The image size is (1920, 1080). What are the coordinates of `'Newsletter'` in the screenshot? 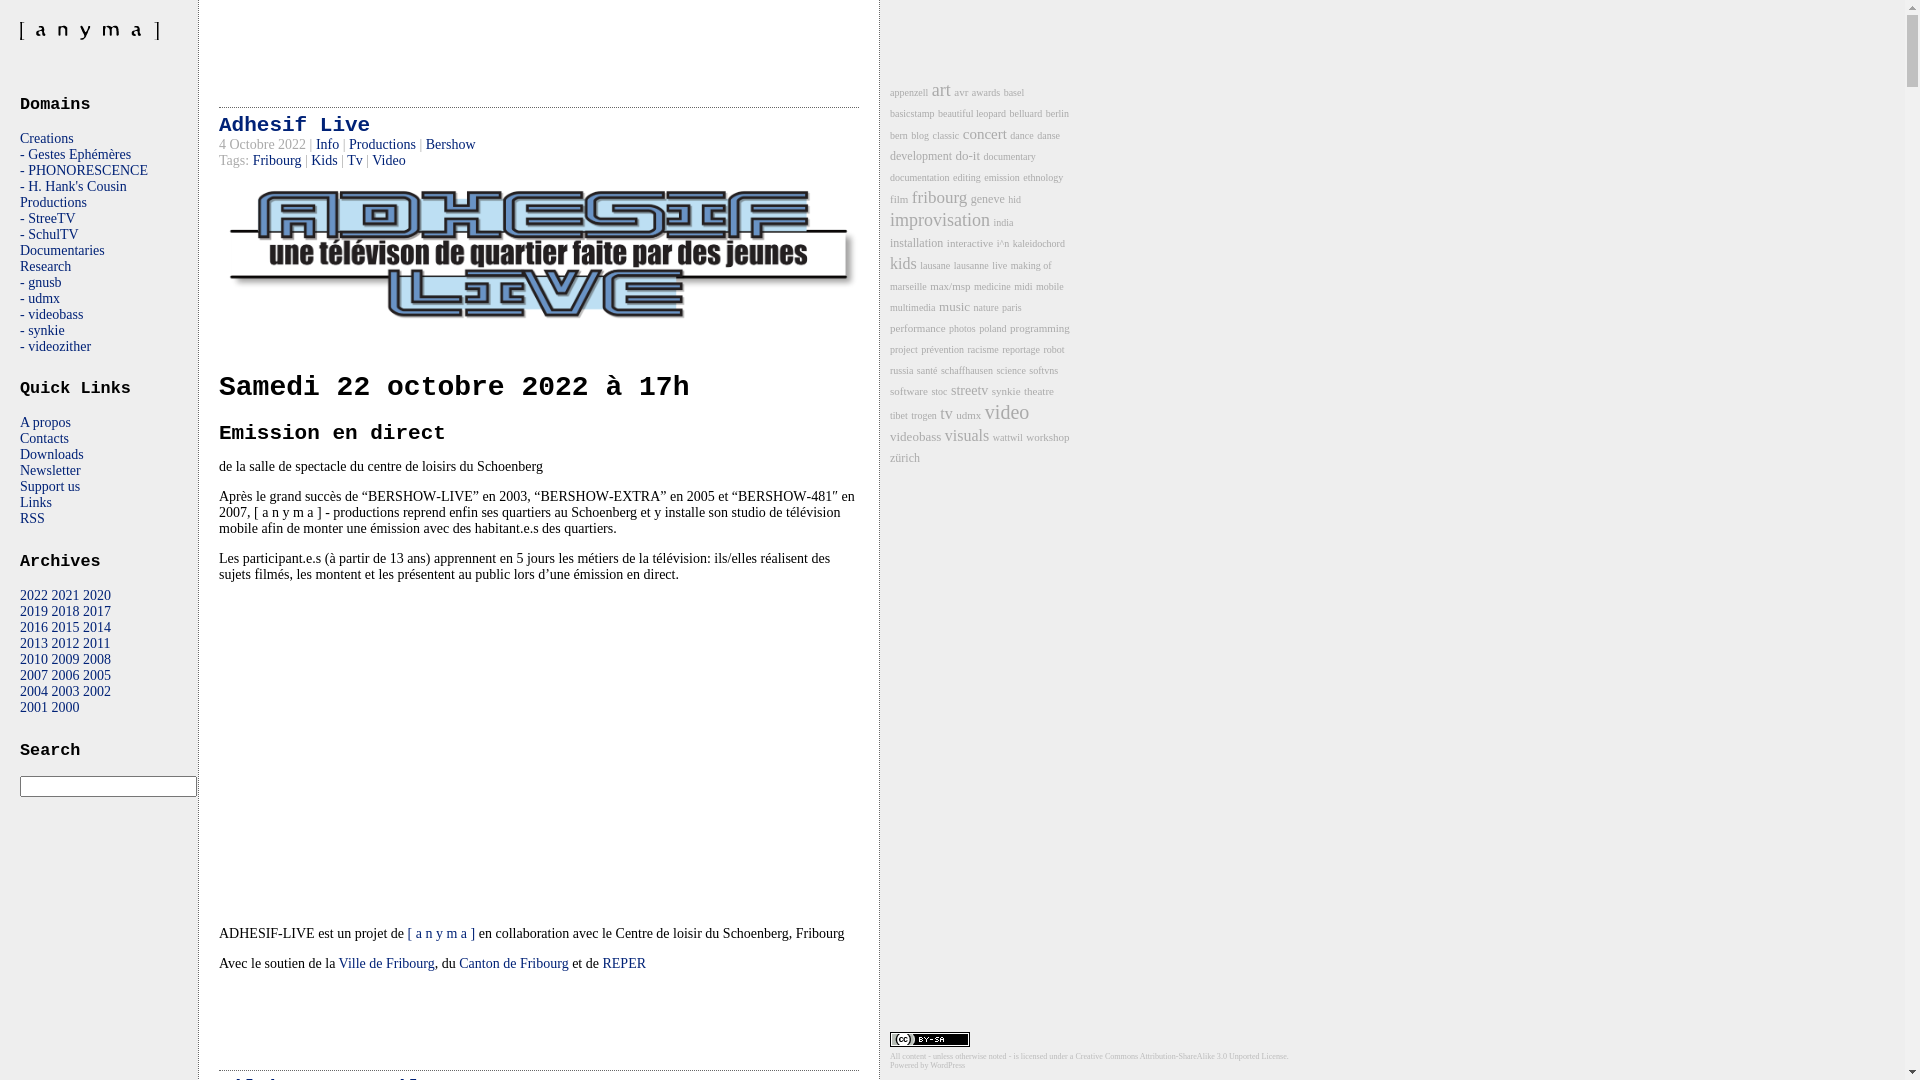 It's located at (50, 470).